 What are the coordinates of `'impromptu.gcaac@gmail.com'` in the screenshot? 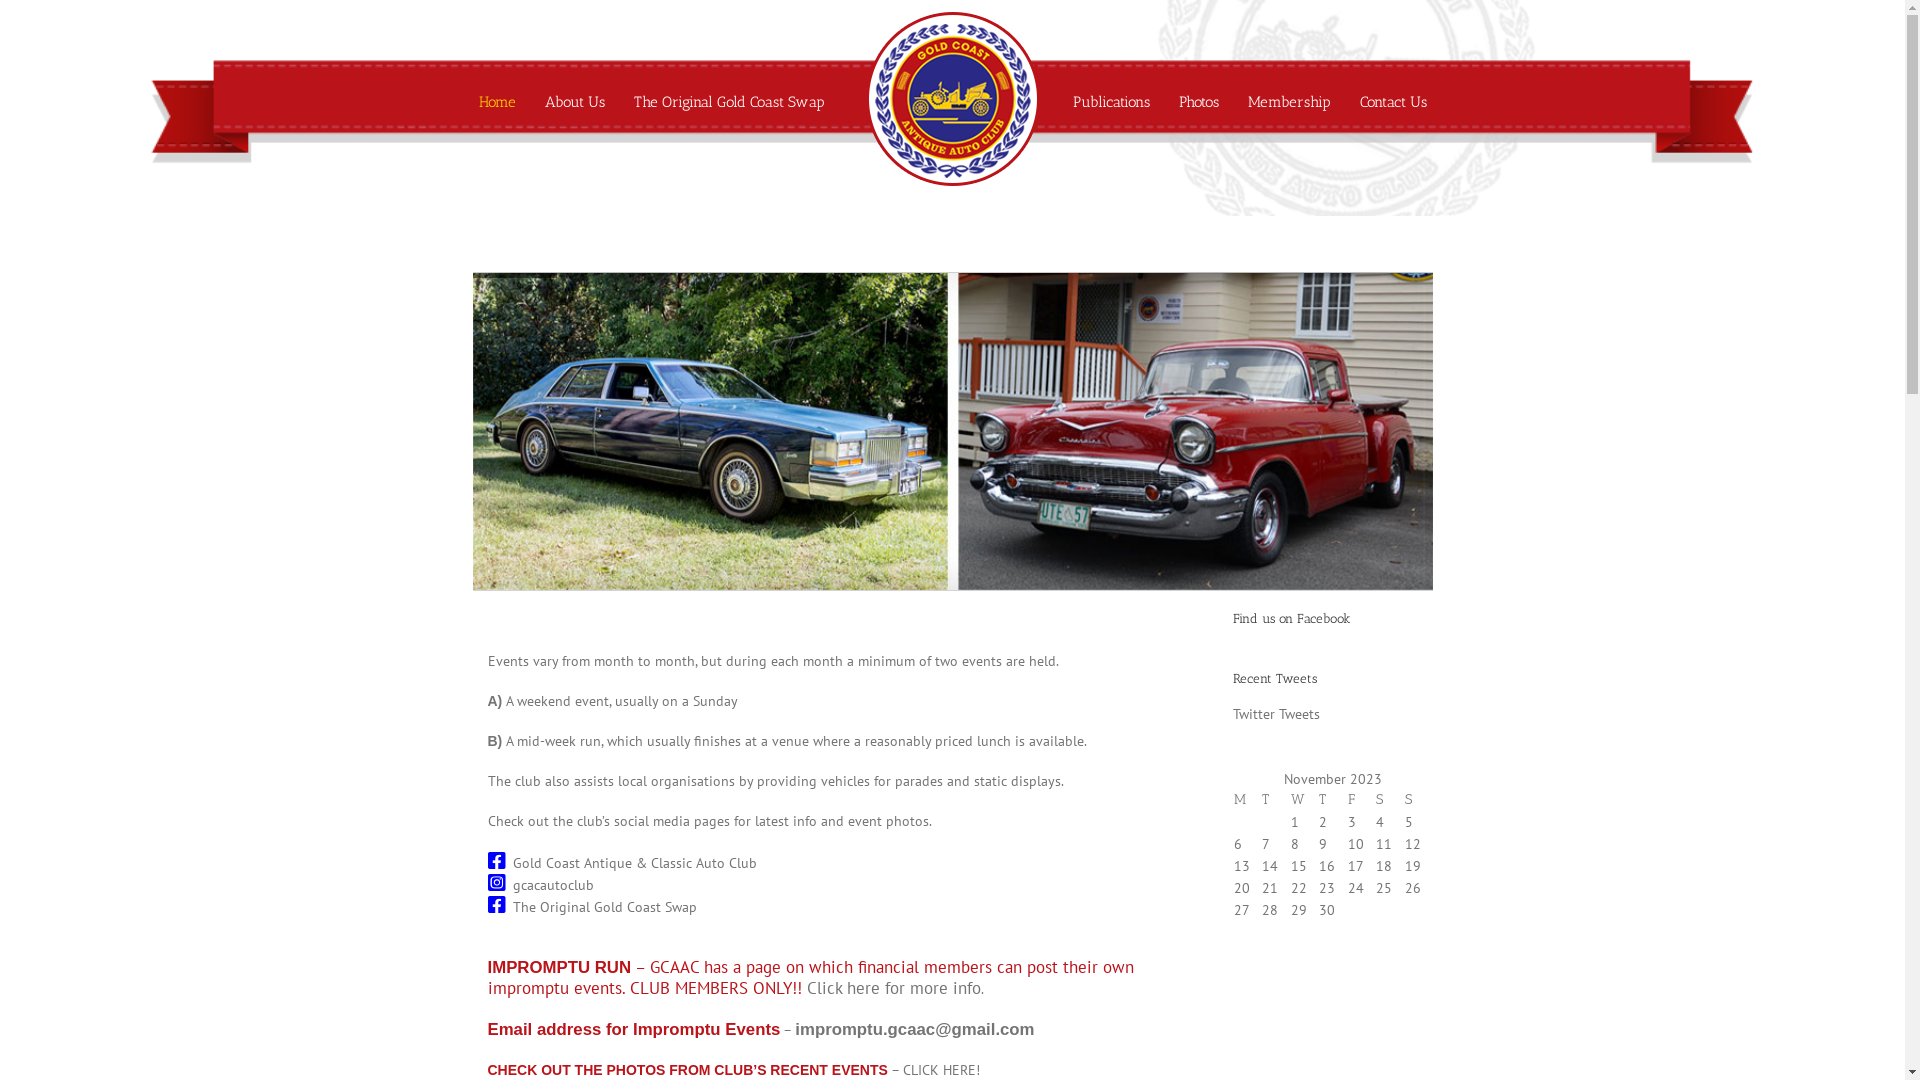 It's located at (913, 1029).